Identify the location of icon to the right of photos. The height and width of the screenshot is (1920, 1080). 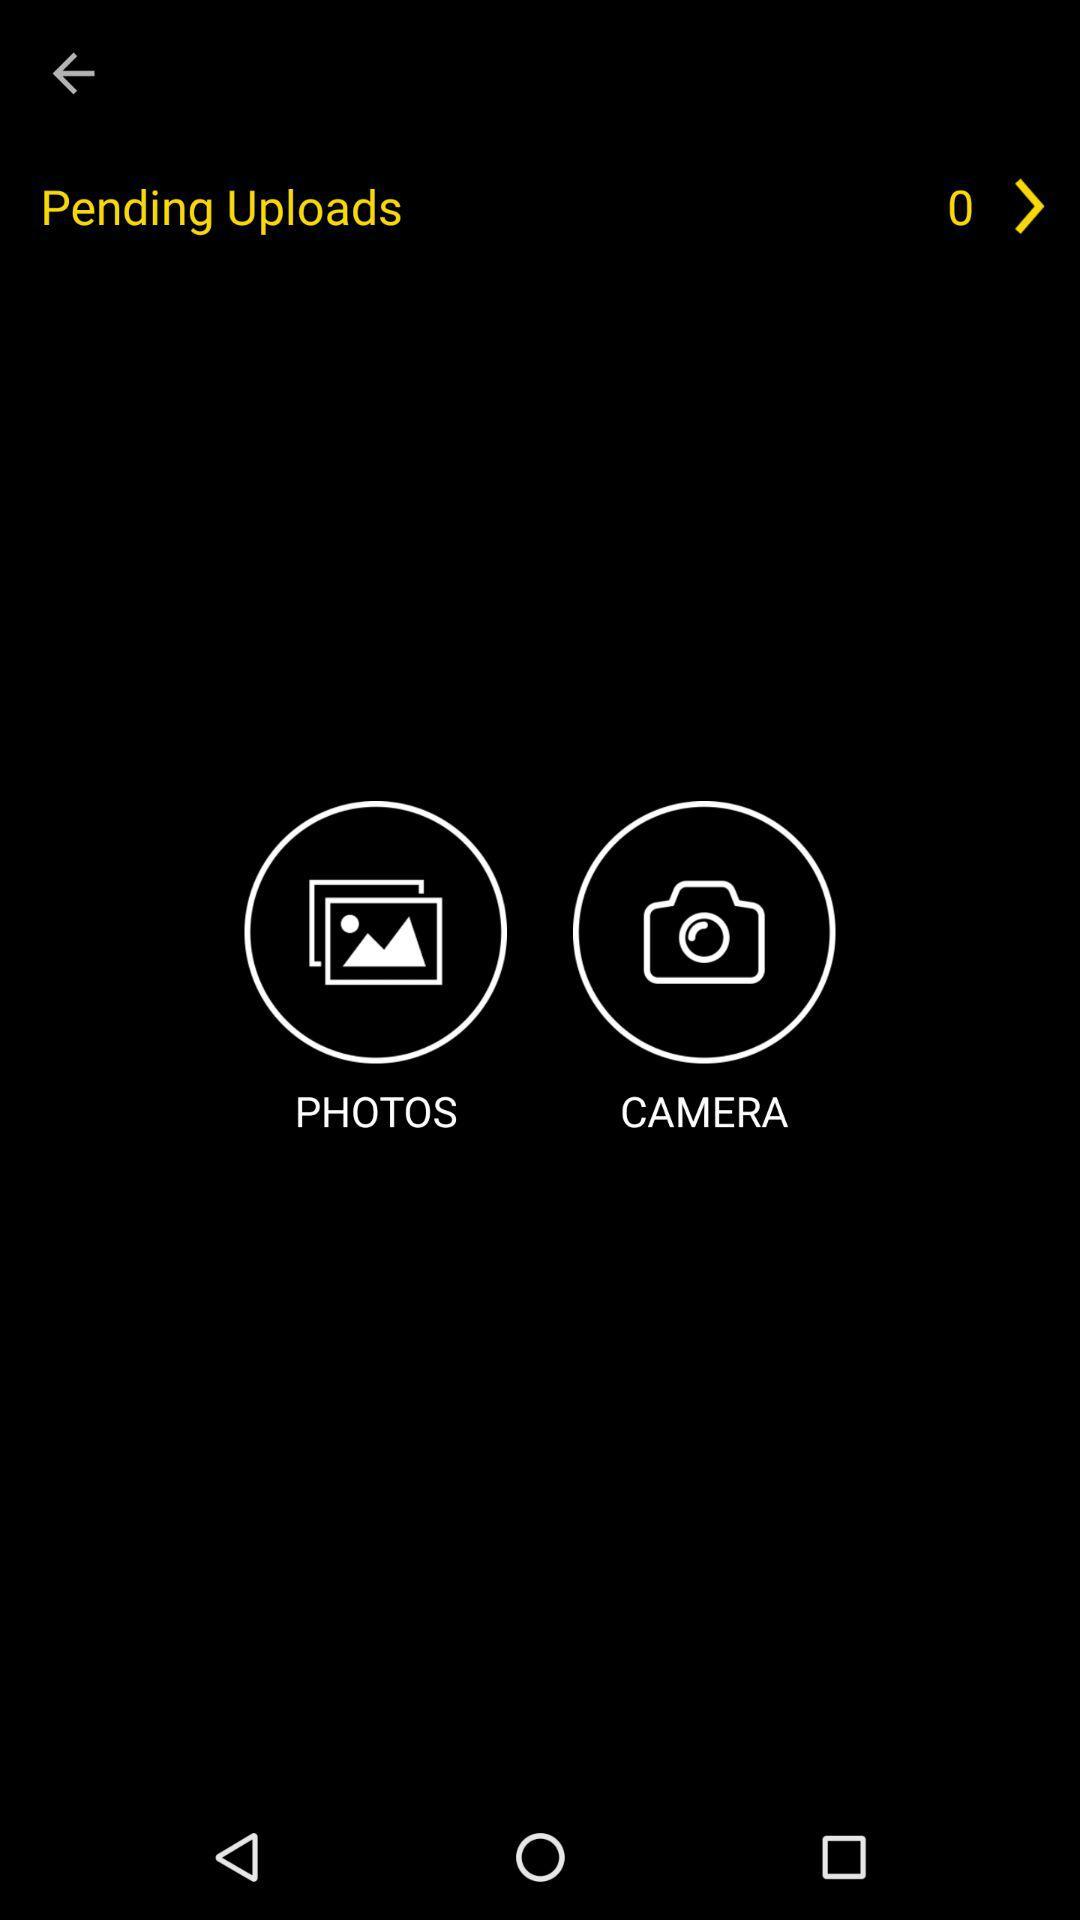
(703, 970).